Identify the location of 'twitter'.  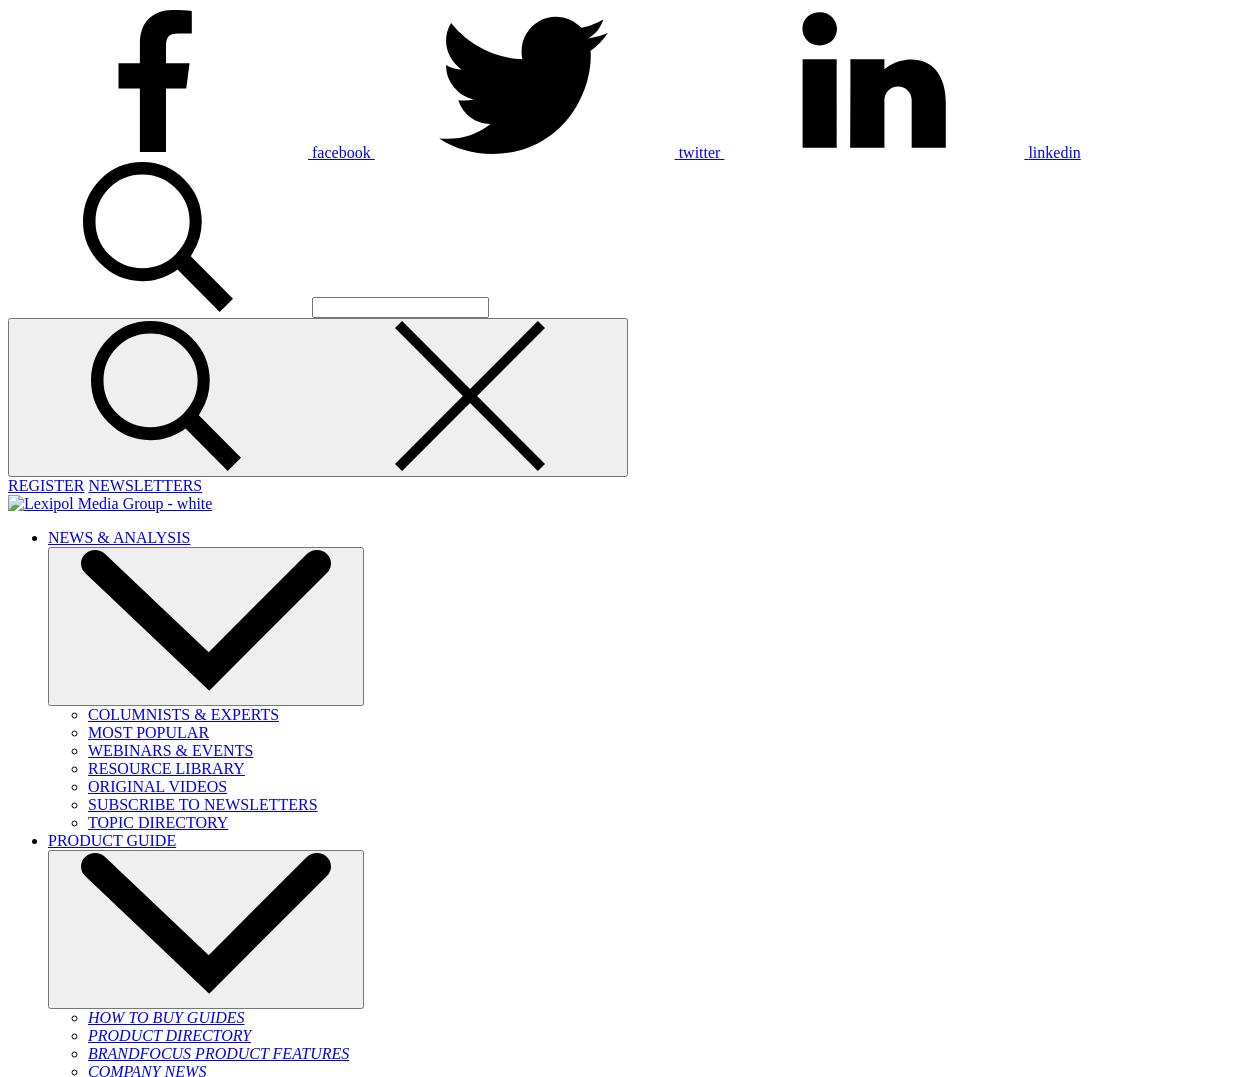
(700, 152).